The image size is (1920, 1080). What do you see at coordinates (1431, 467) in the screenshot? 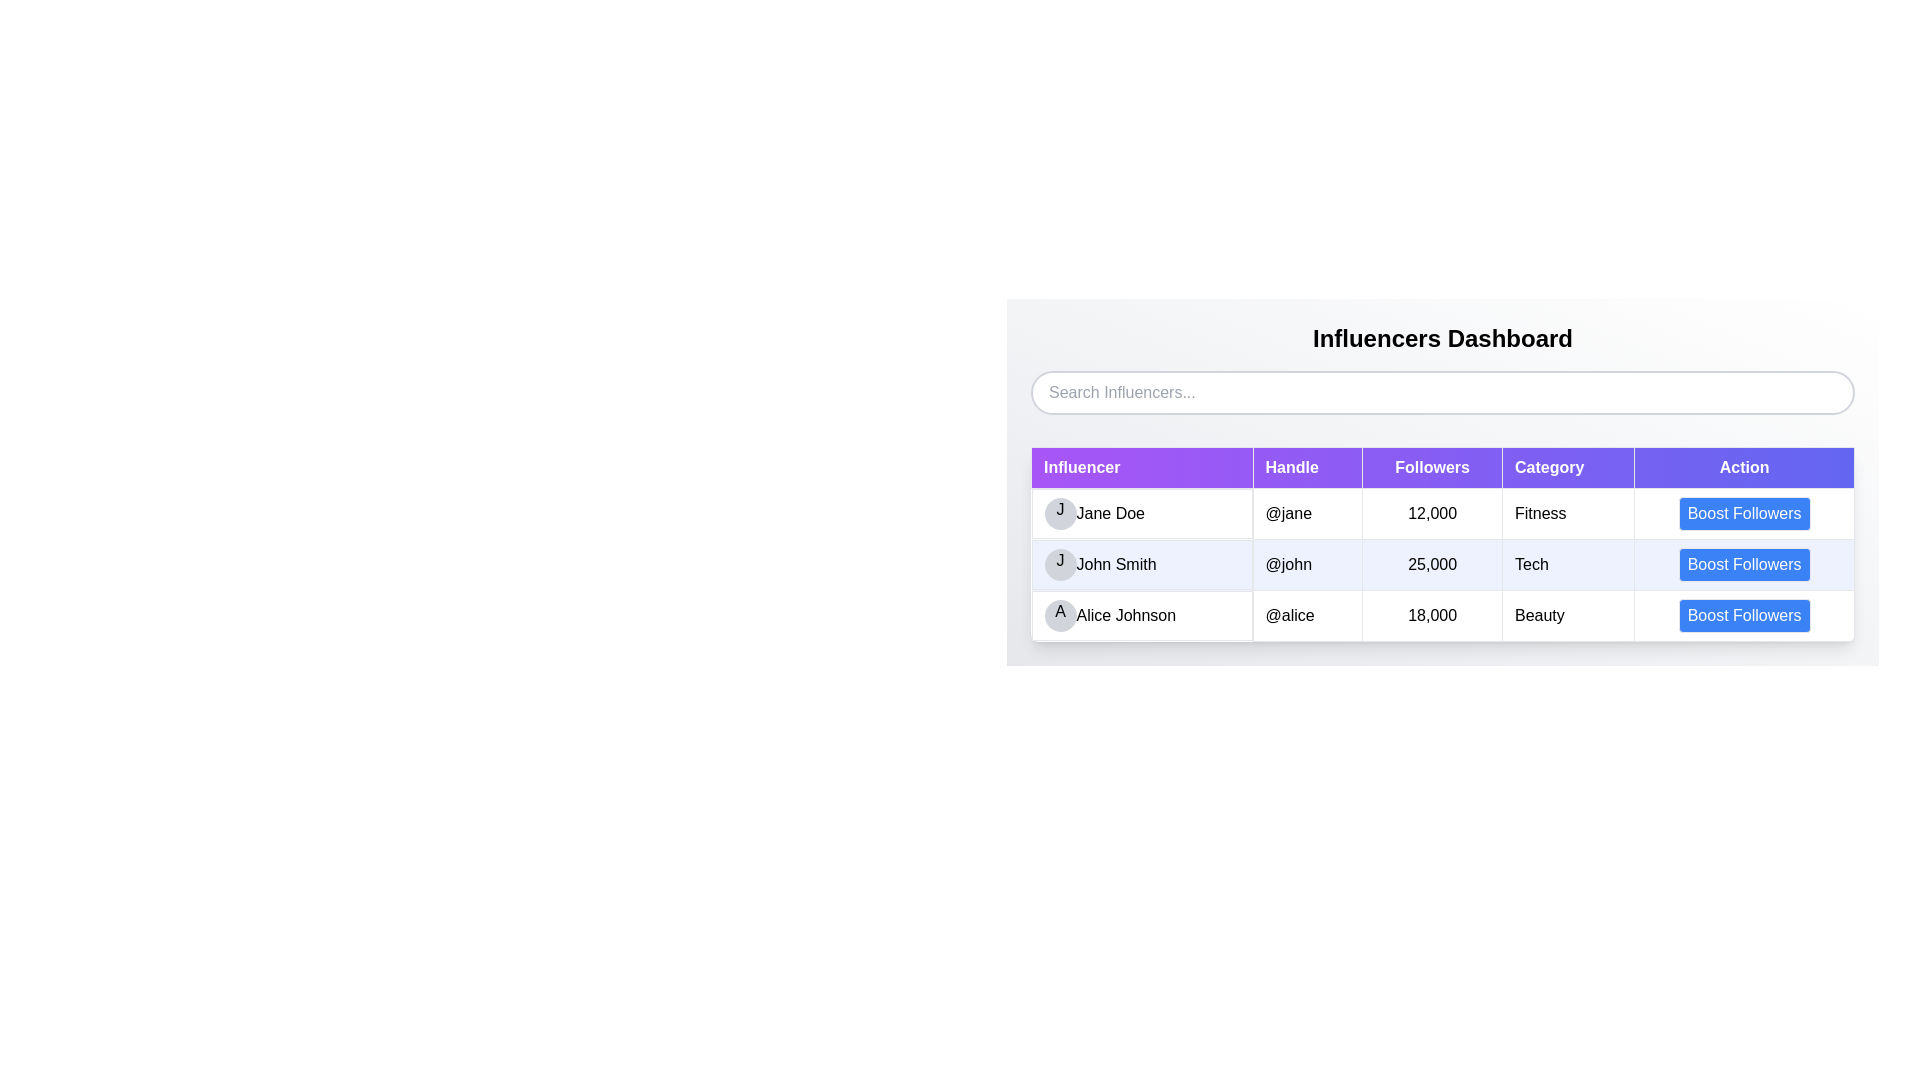
I see `the Table Header Label with the text 'Followers', which has a purple background and is located in the top header row of a table, between the 'Handle' and 'Category' columns` at bounding box center [1431, 467].